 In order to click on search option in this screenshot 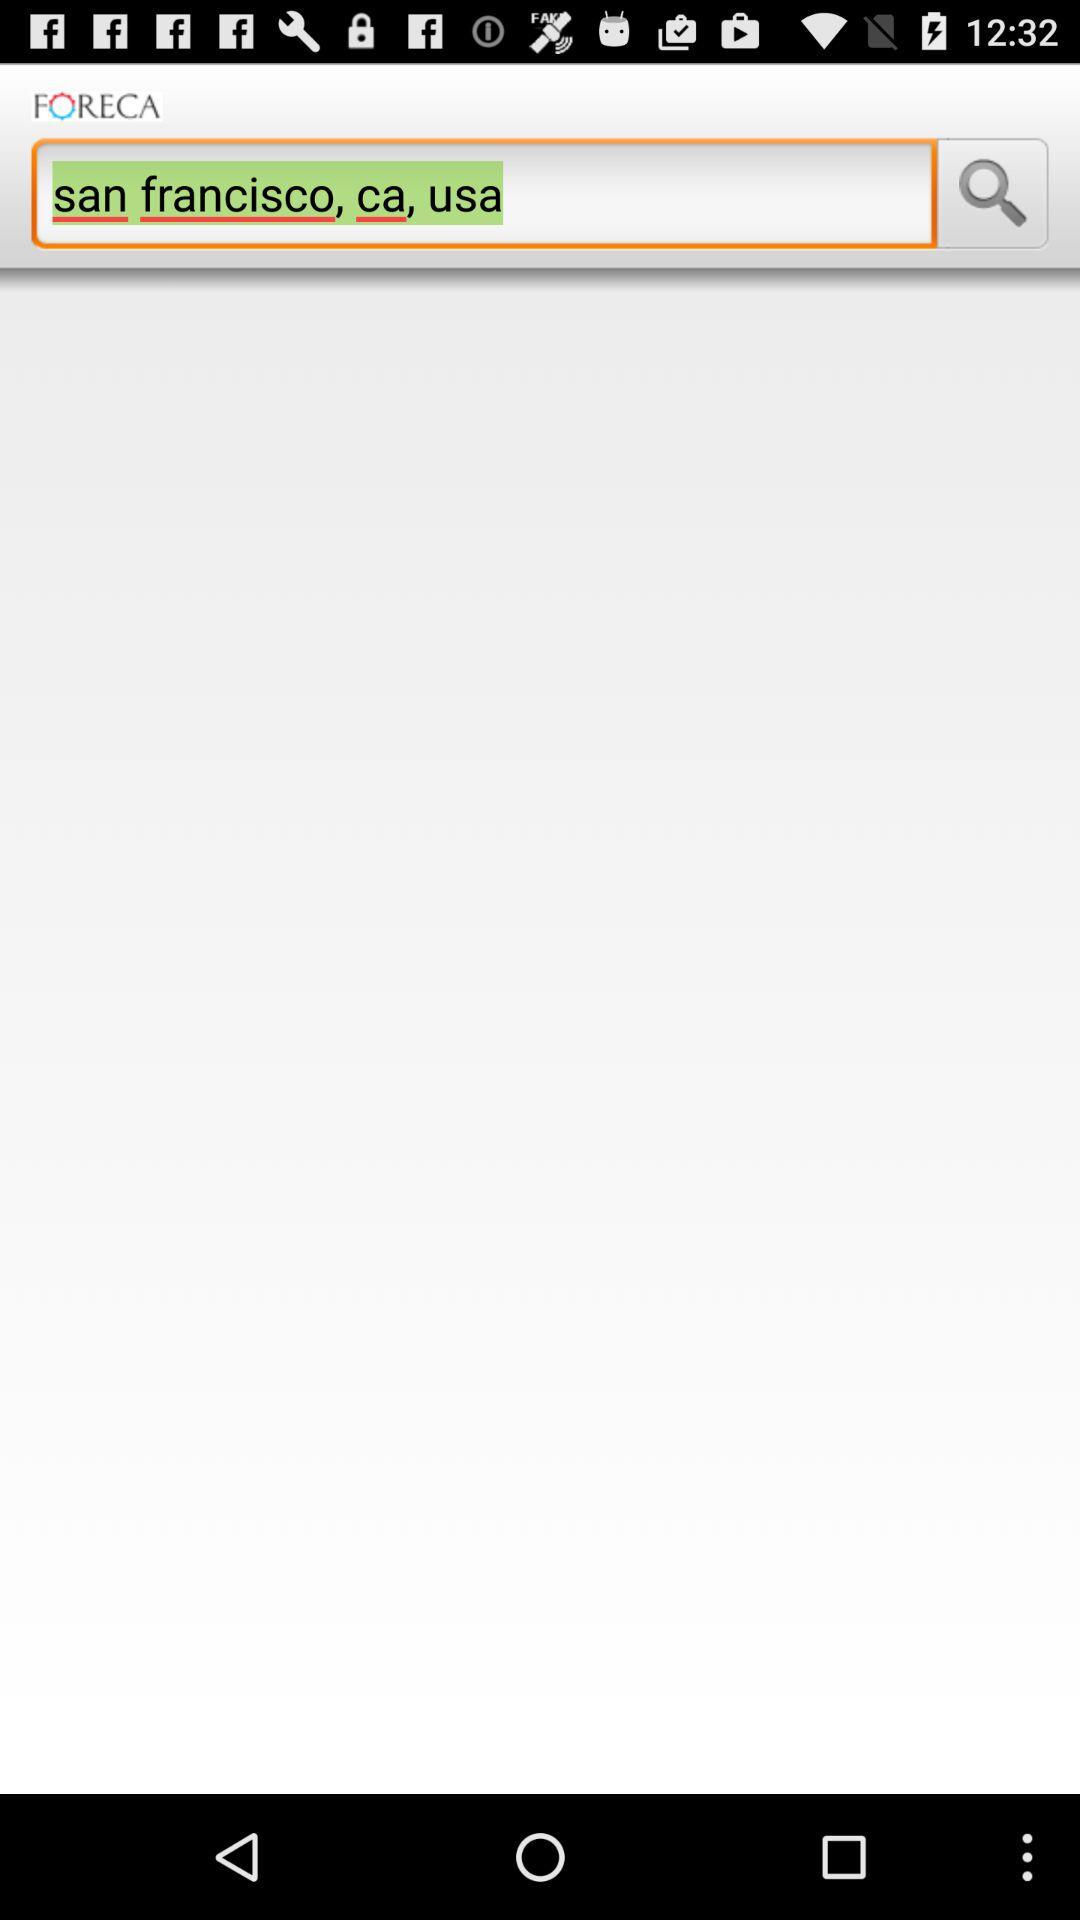, I will do `click(992, 193)`.